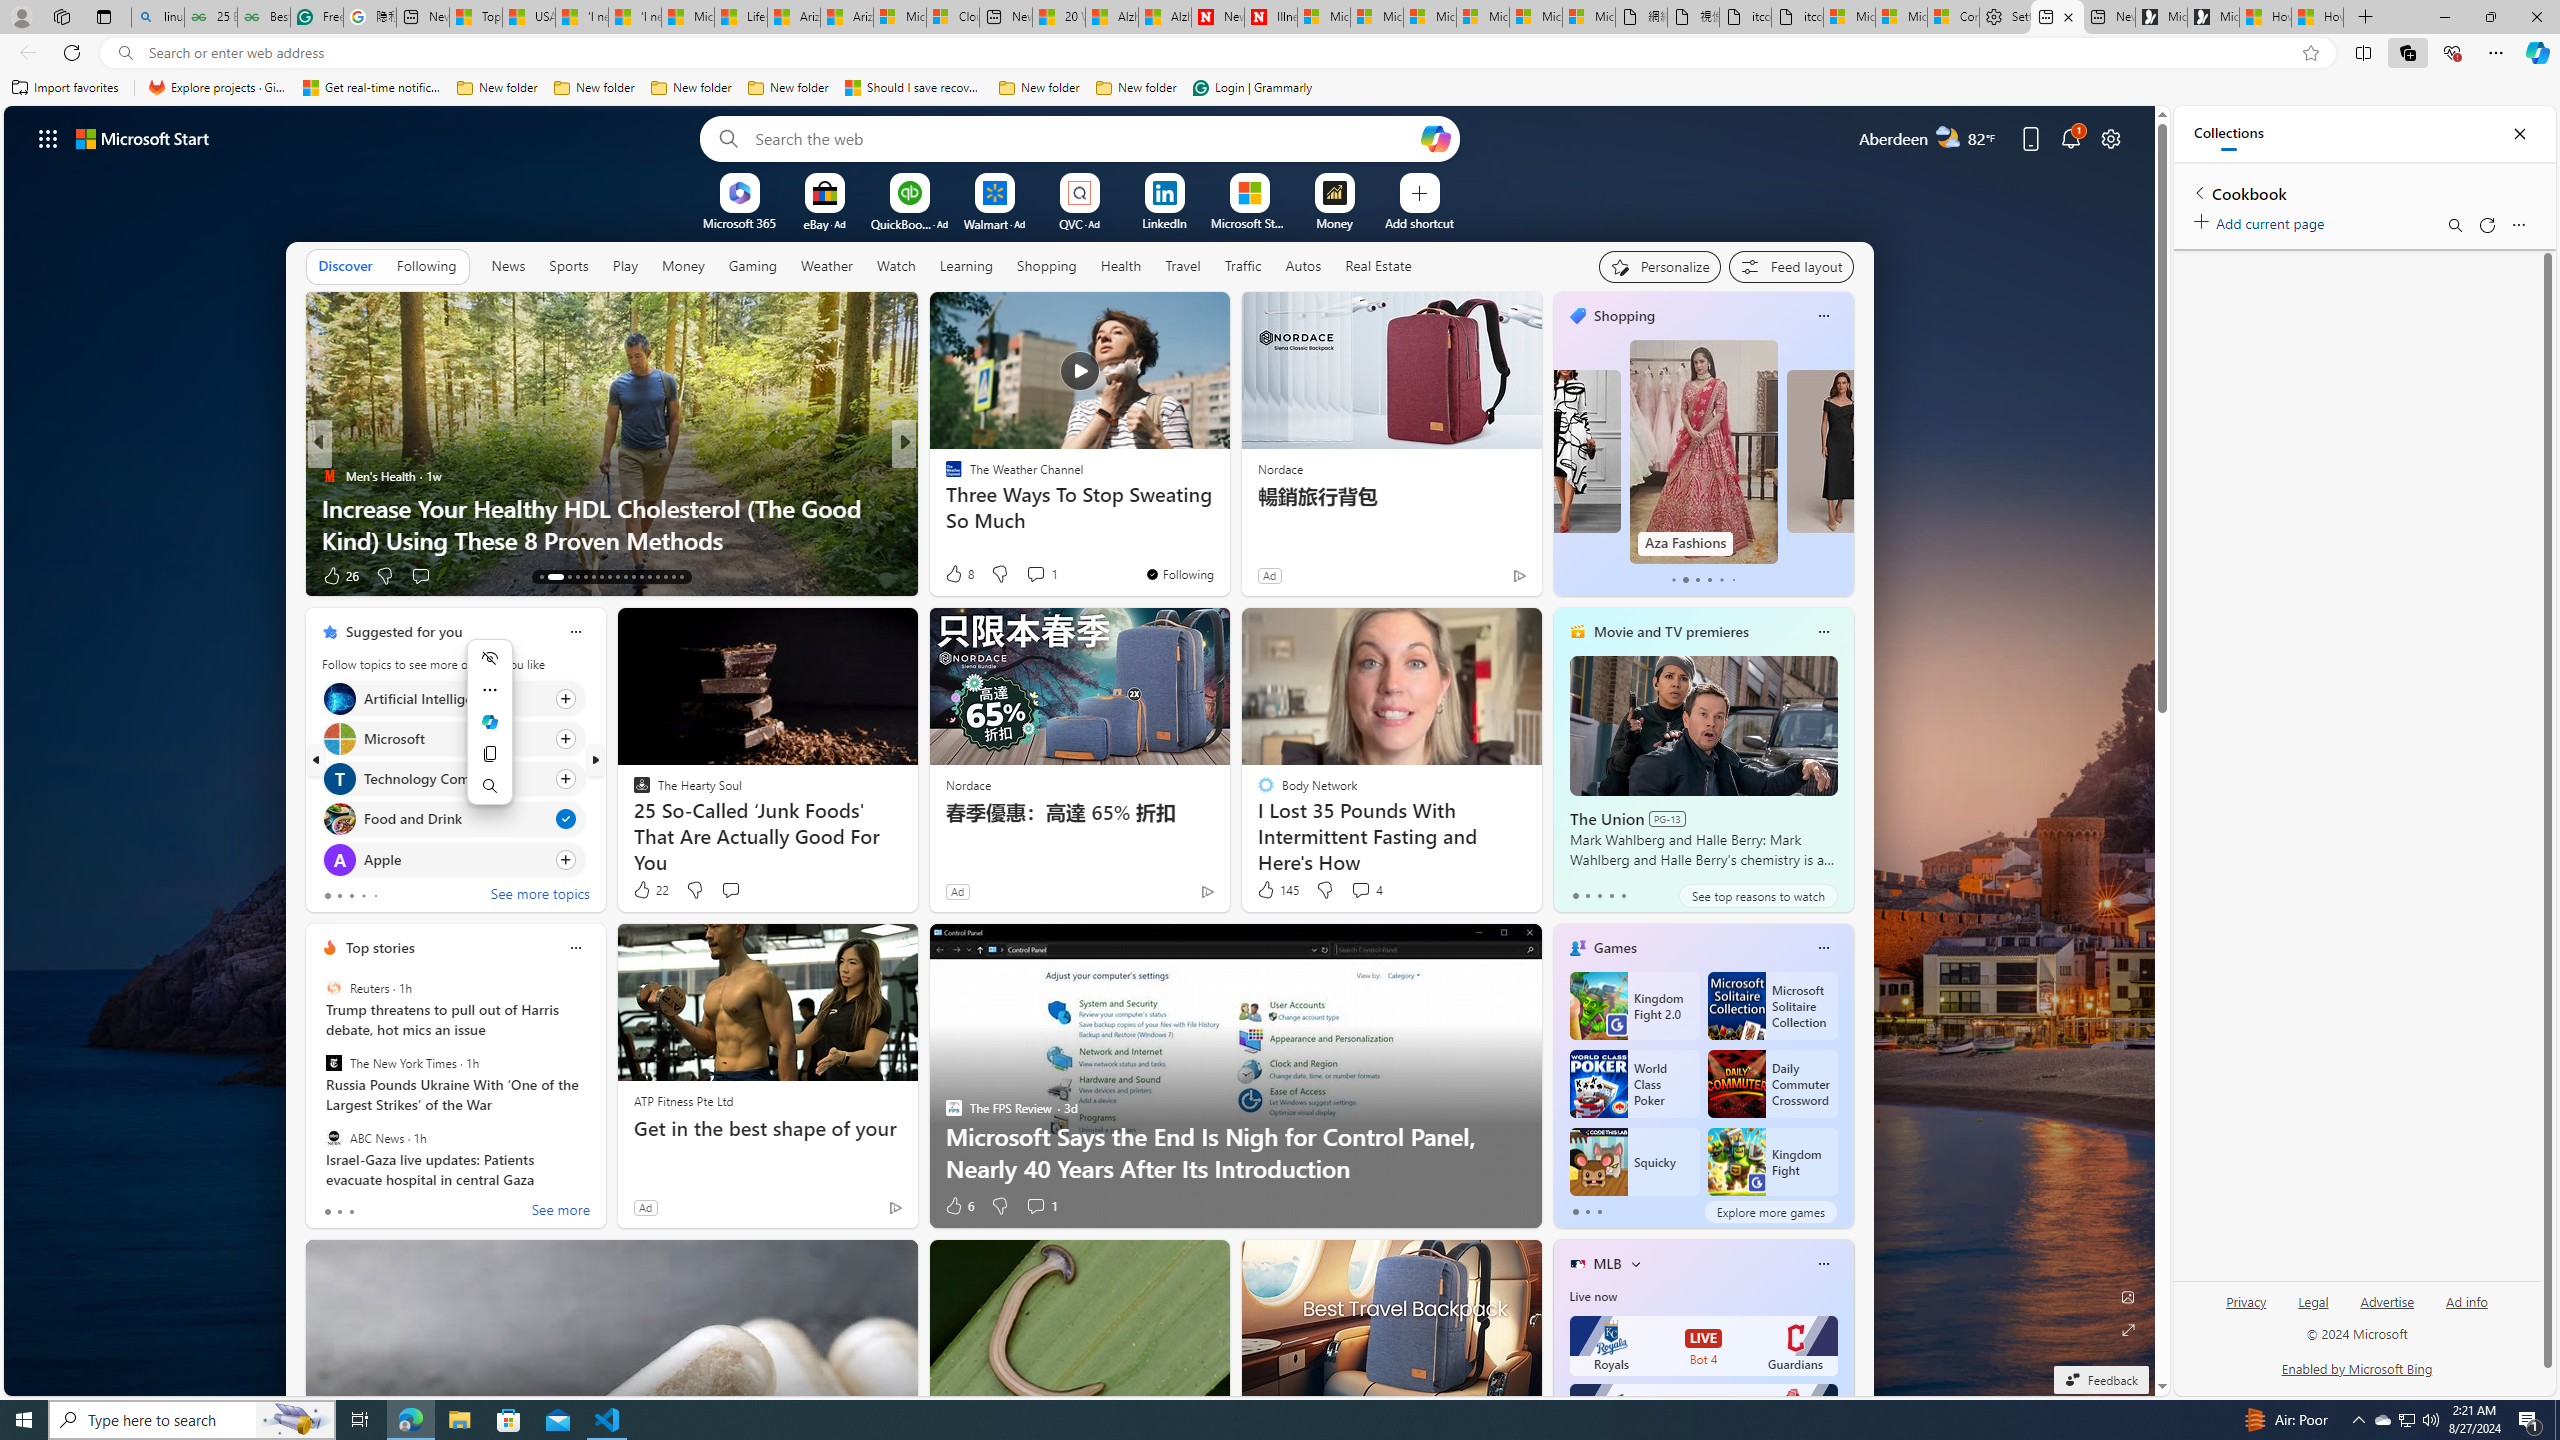 The height and width of the screenshot is (1440, 2560). Describe the element at coordinates (957, 575) in the screenshot. I see `'127 Like'` at that location.